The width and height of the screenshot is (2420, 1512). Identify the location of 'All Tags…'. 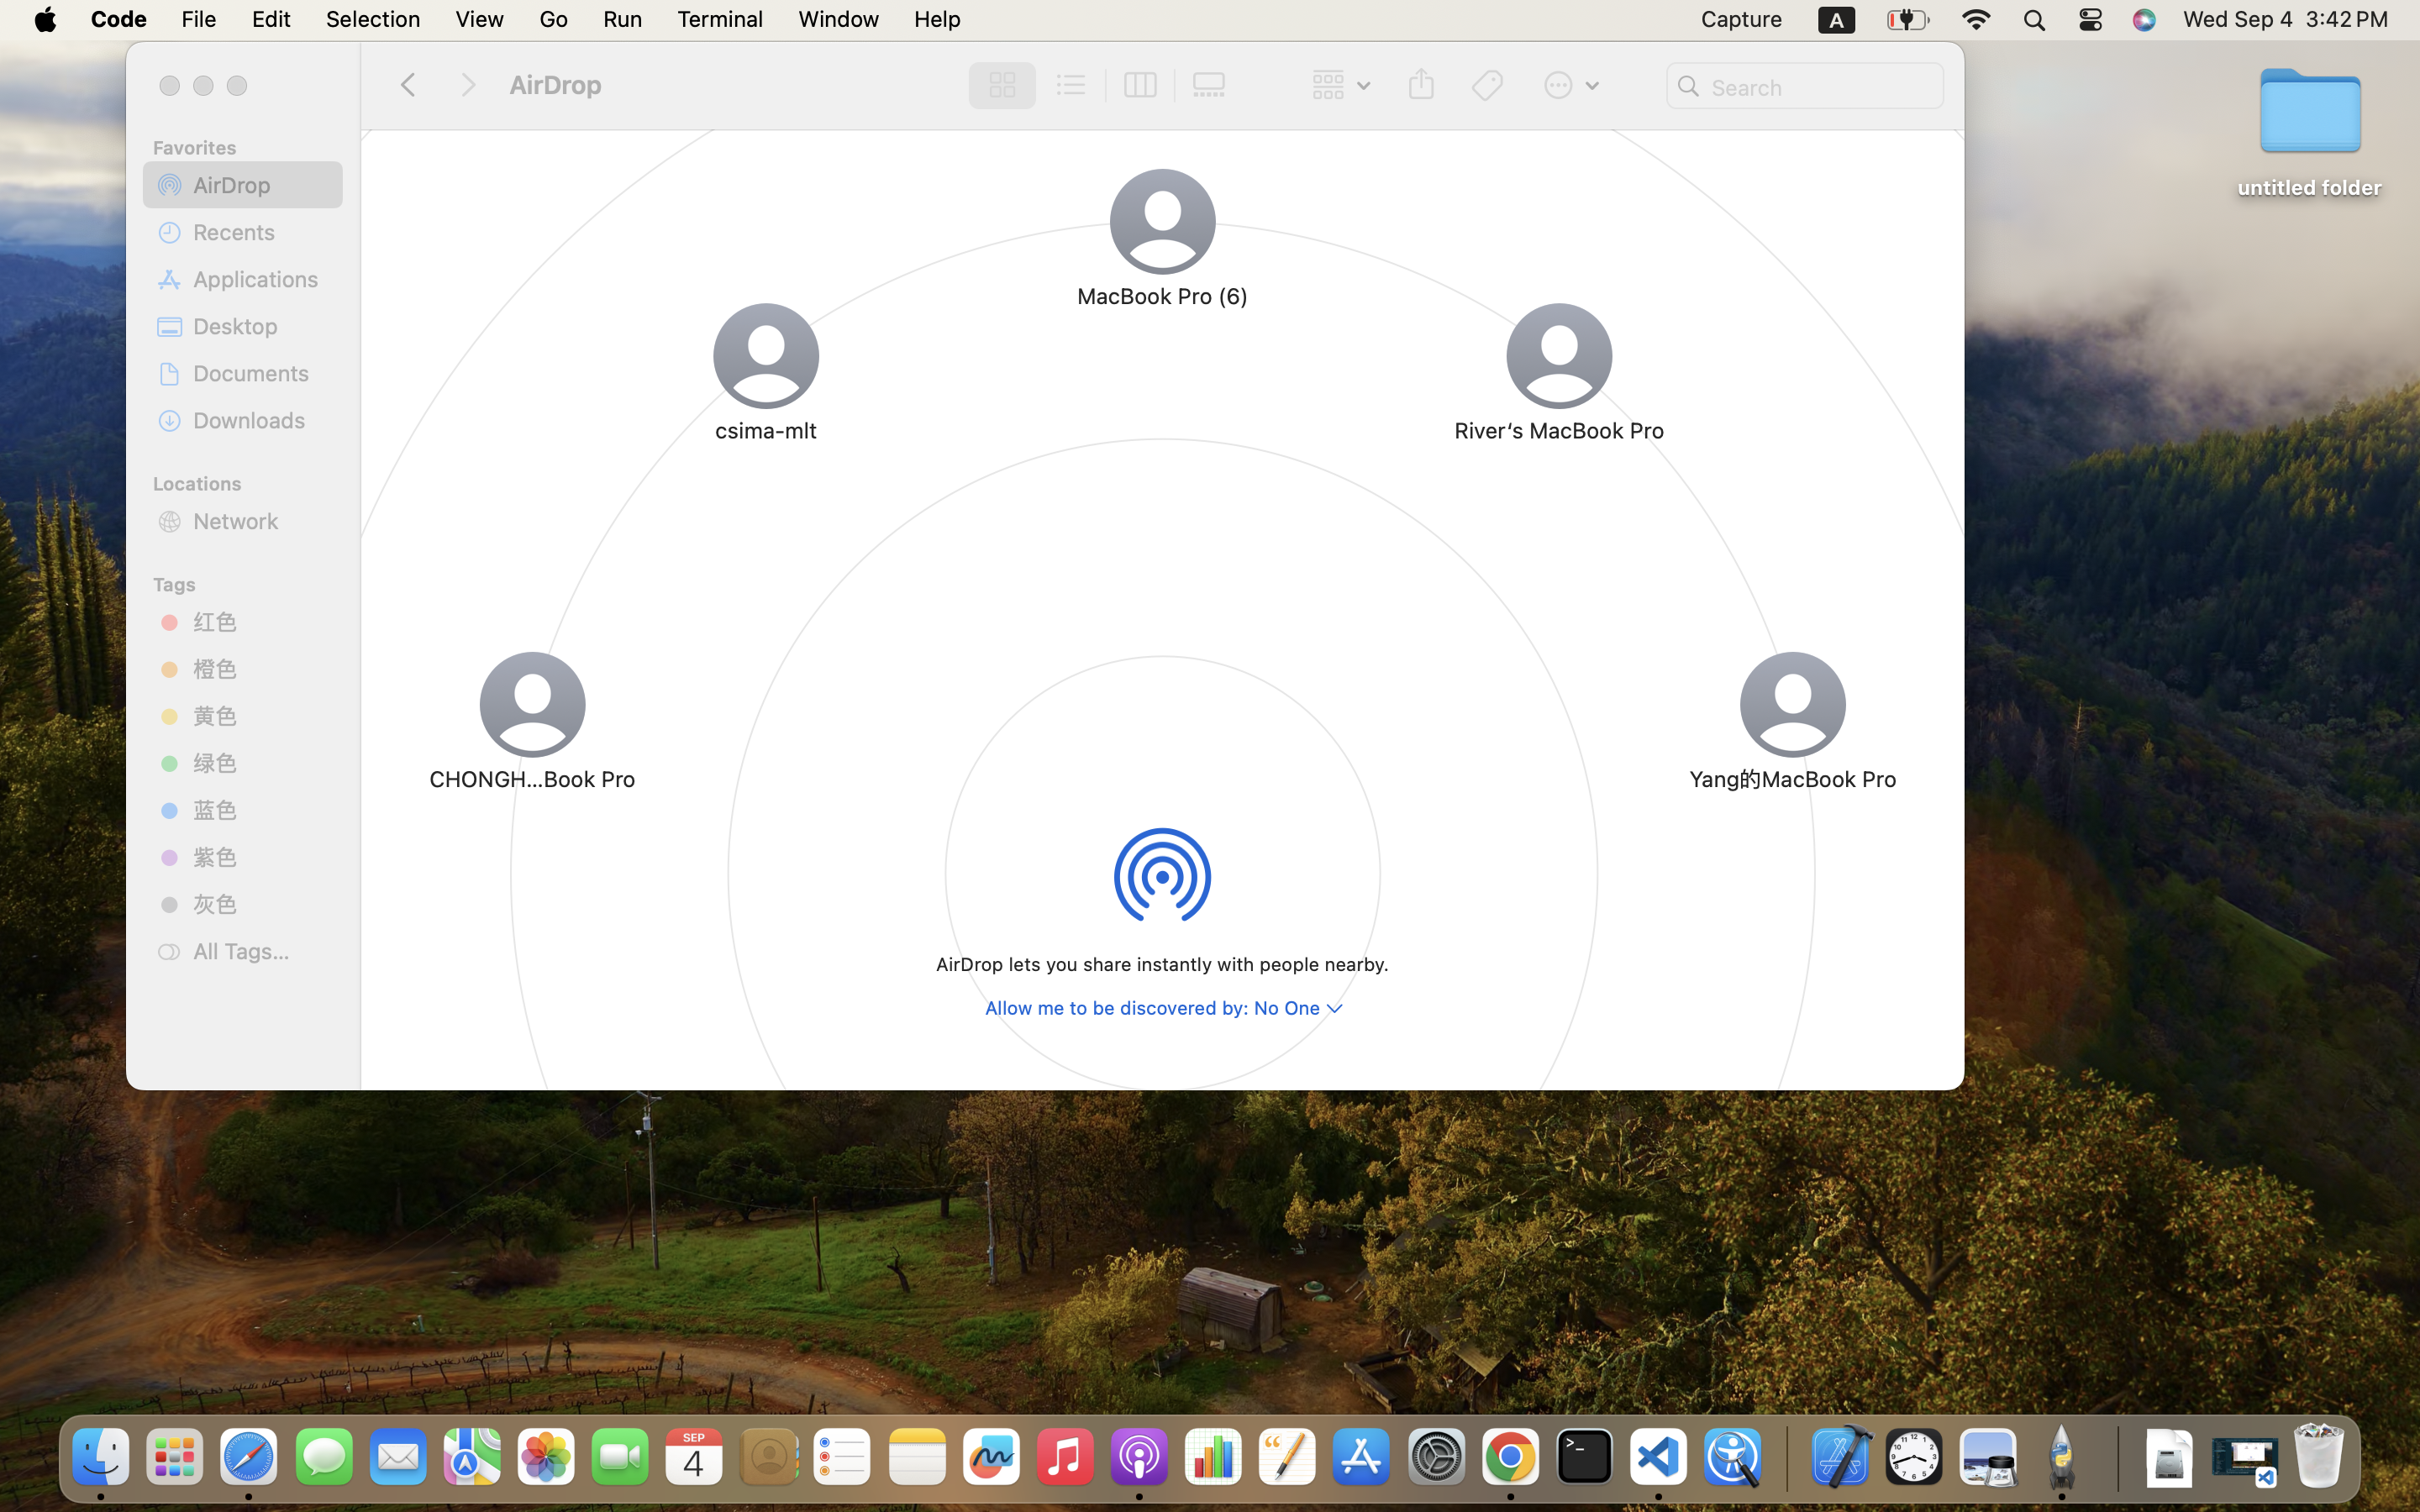
(260, 949).